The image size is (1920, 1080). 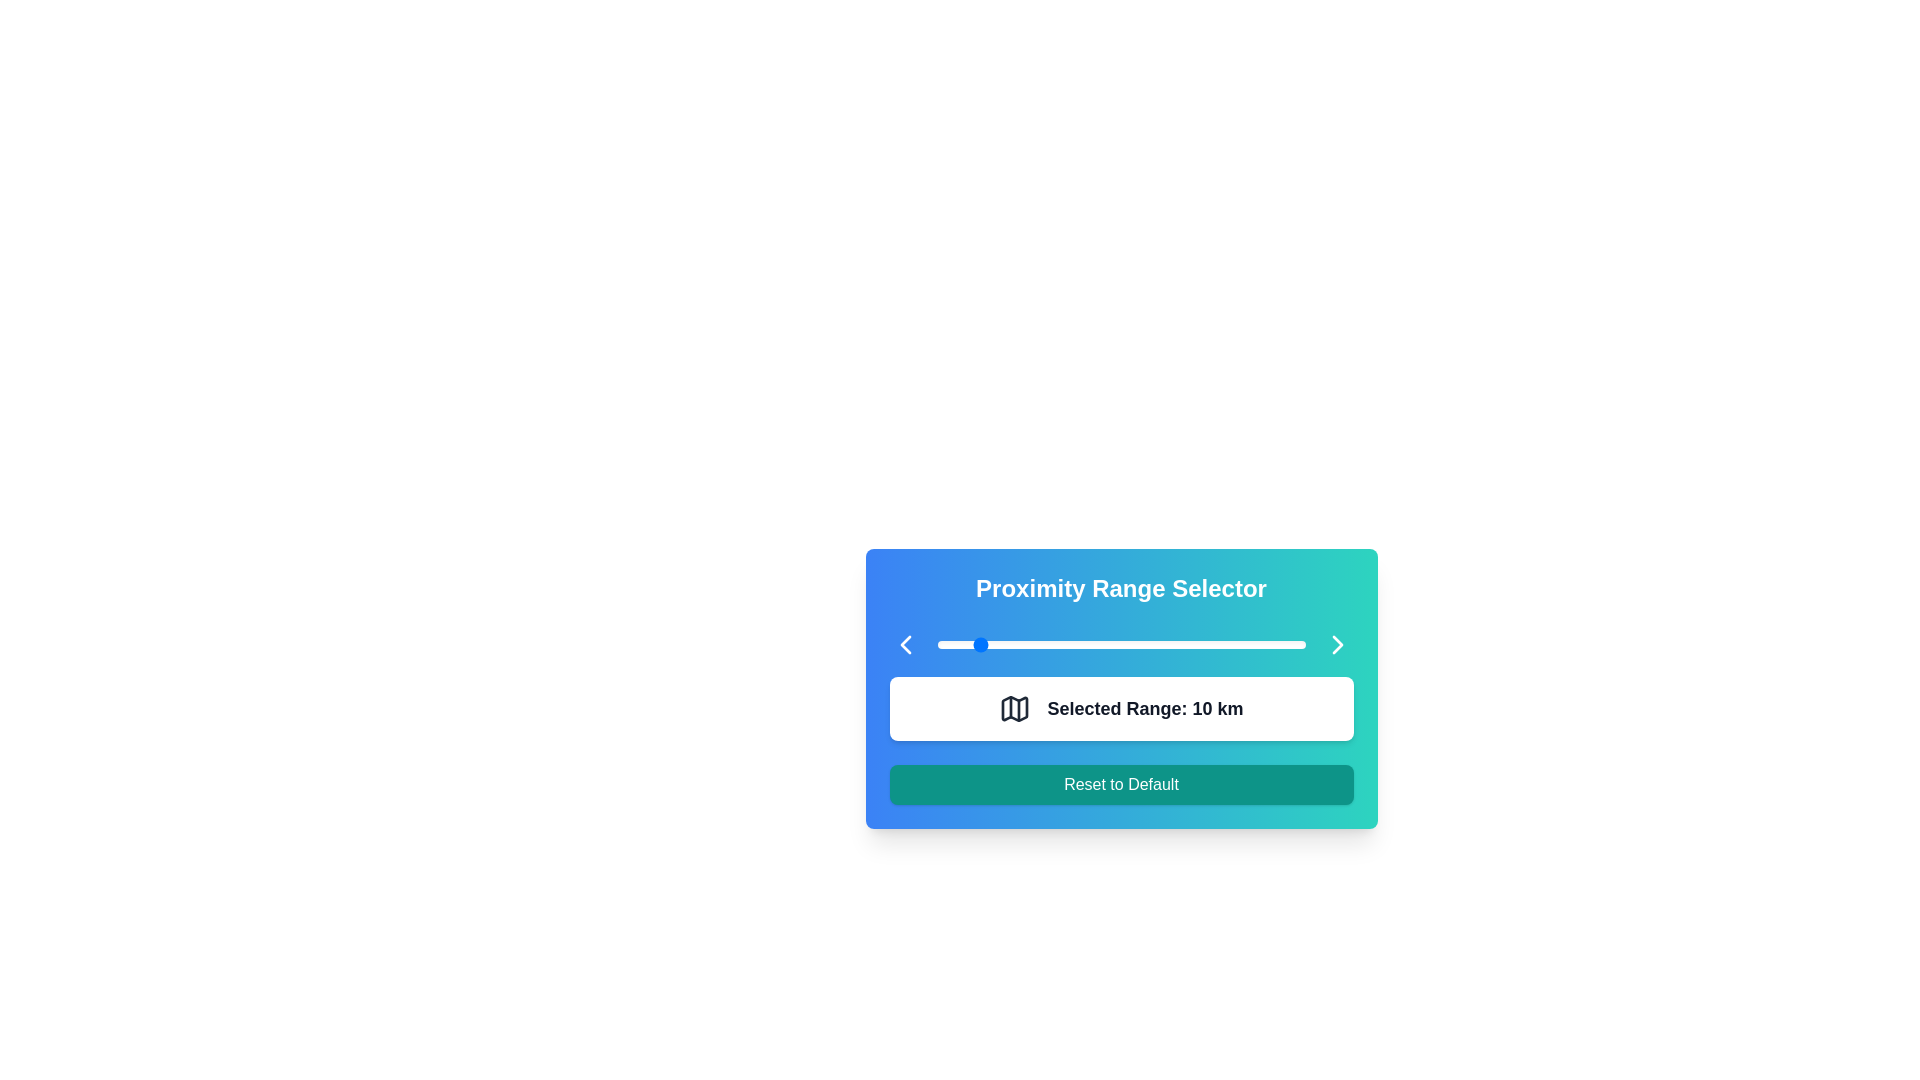 I want to click on proximity range, so click(x=1102, y=644).